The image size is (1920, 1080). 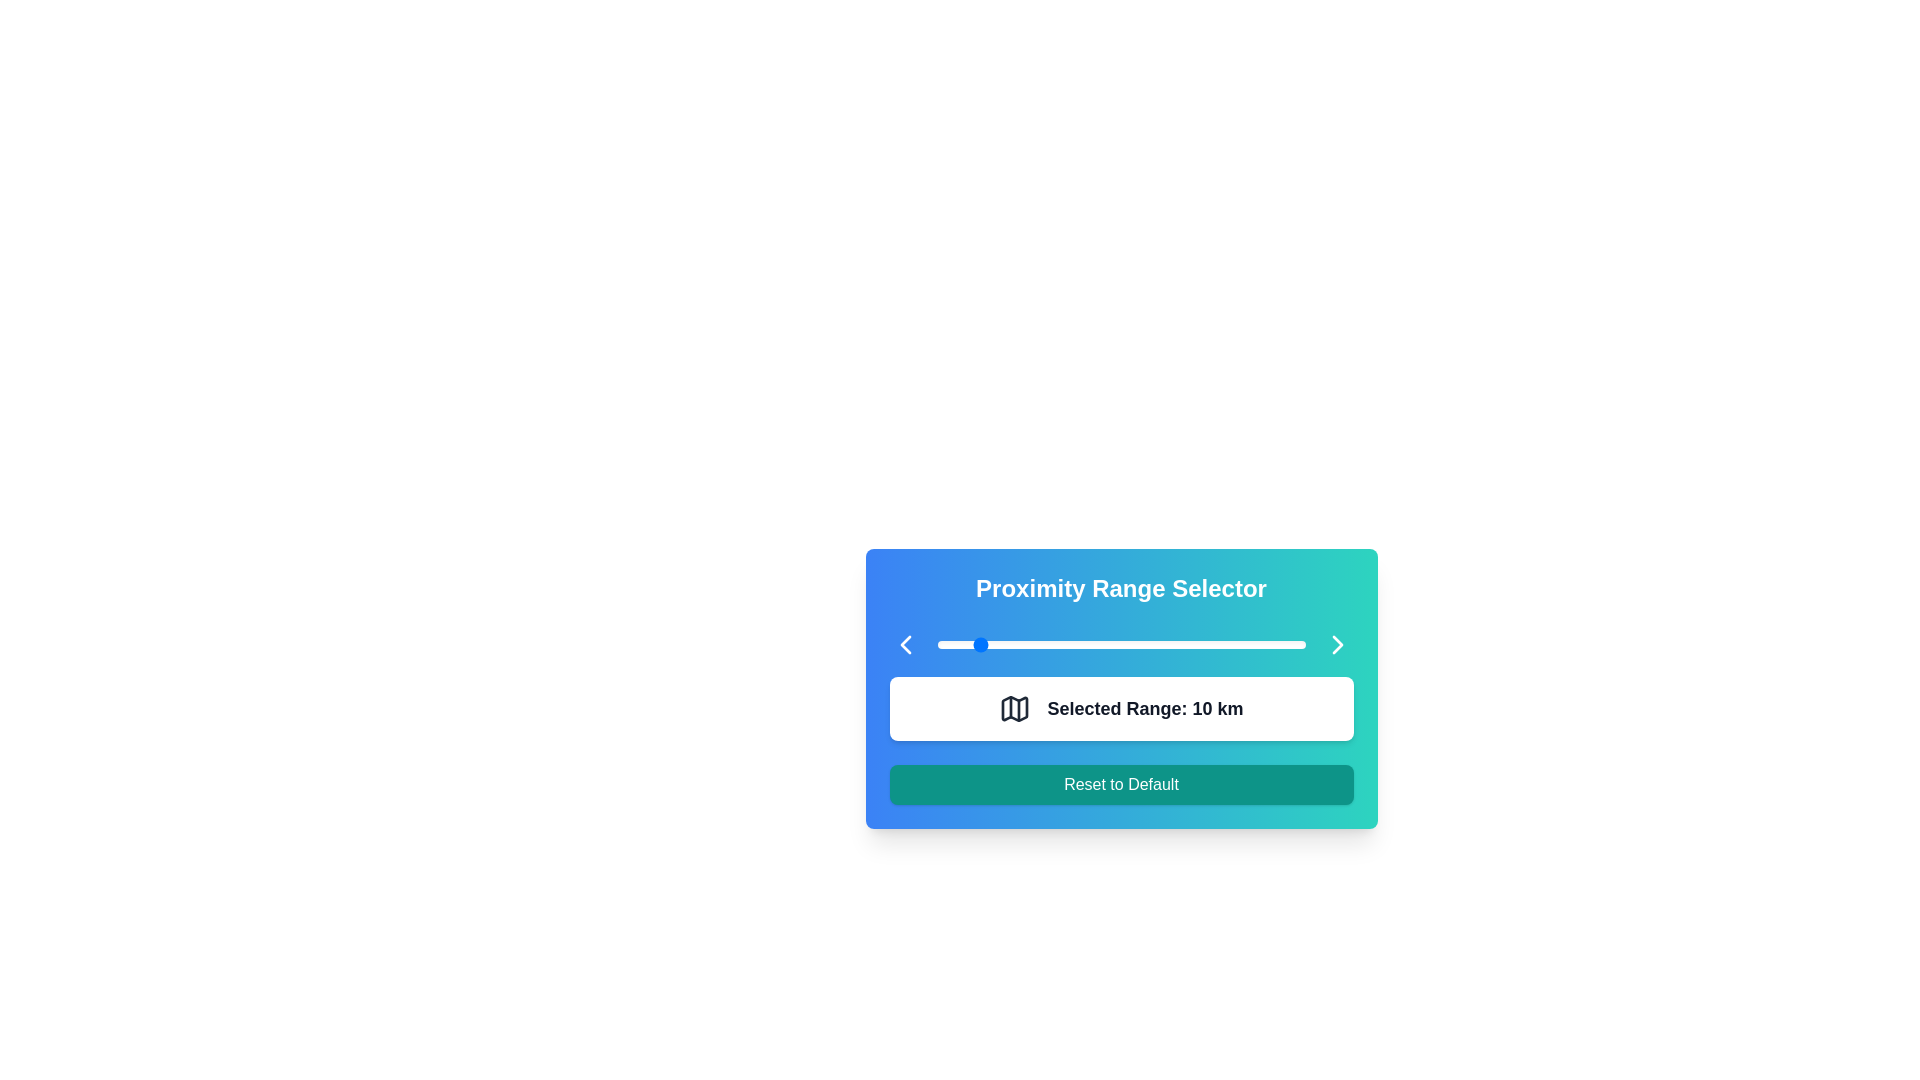 I want to click on proximity range, so click(x=1102, y=644).